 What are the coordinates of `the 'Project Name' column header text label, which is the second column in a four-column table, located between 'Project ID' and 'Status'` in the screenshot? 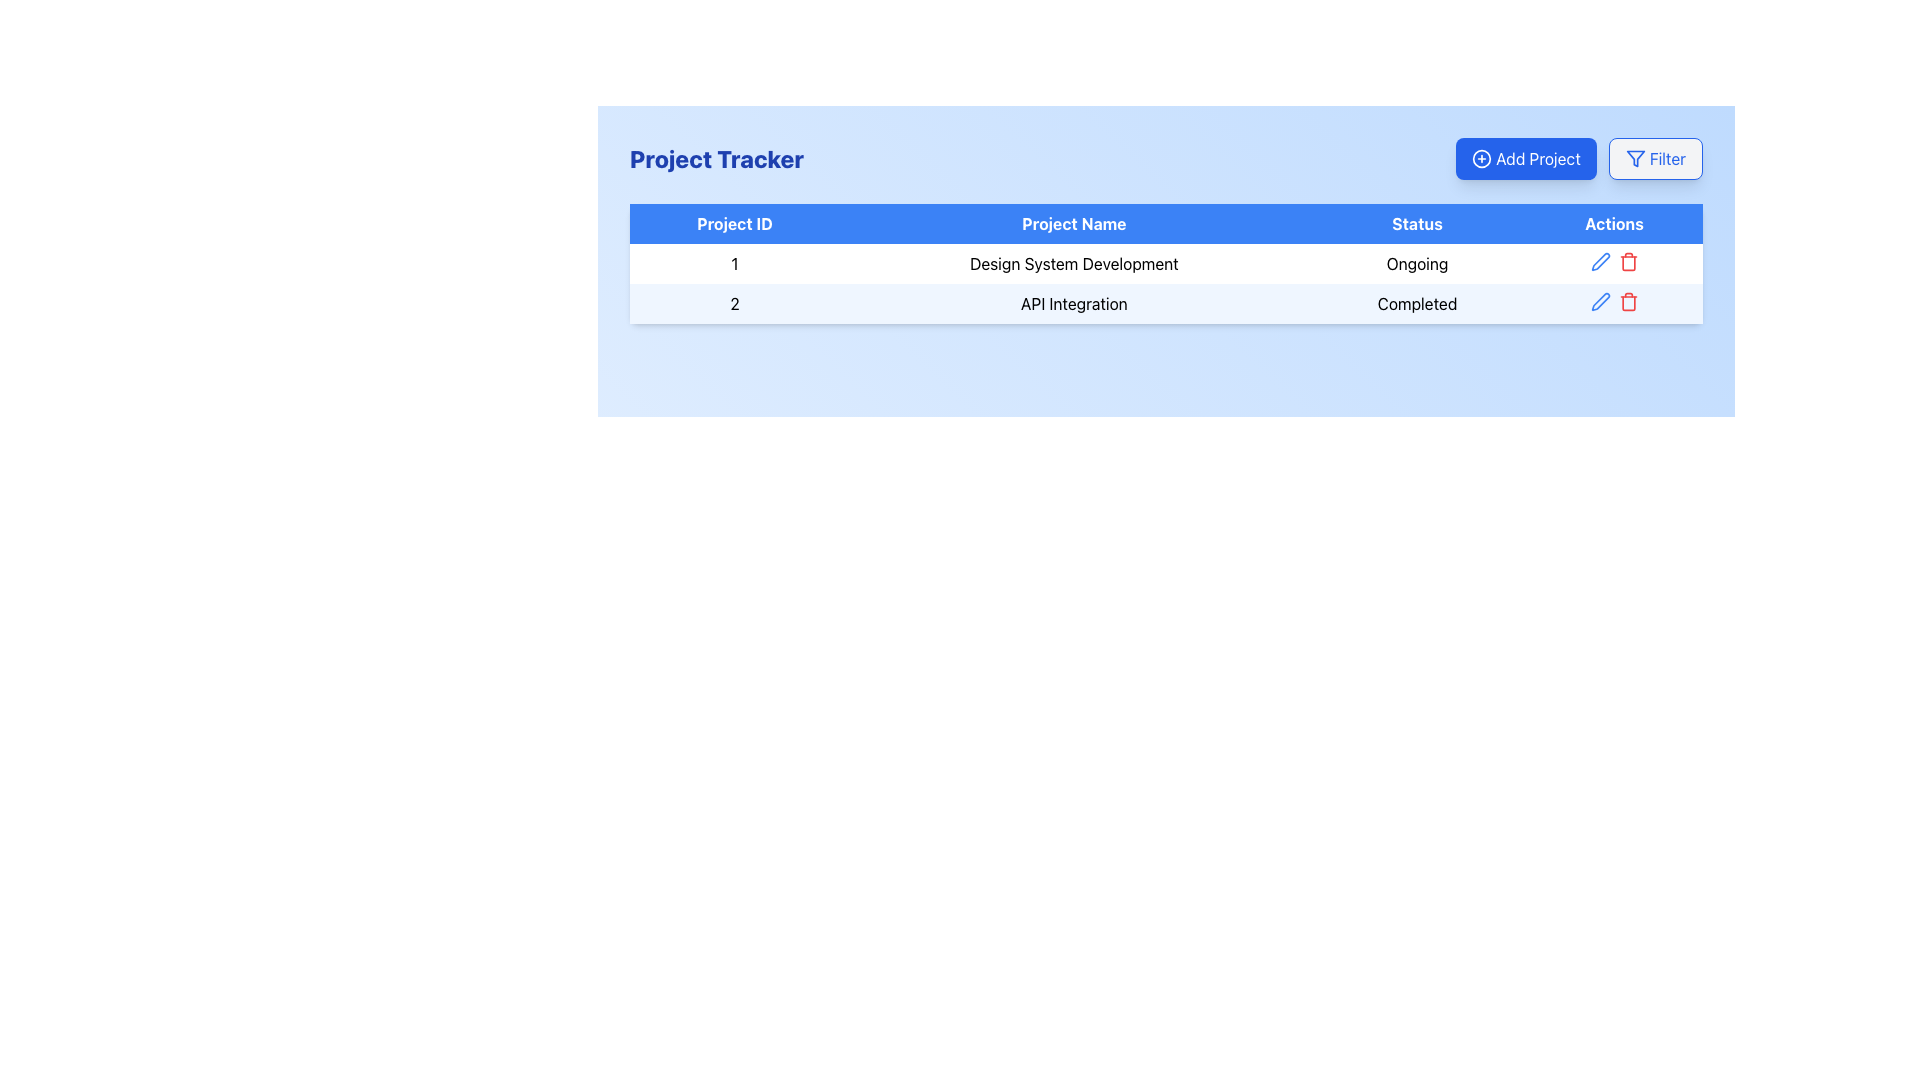 It's located at (1073, 223).